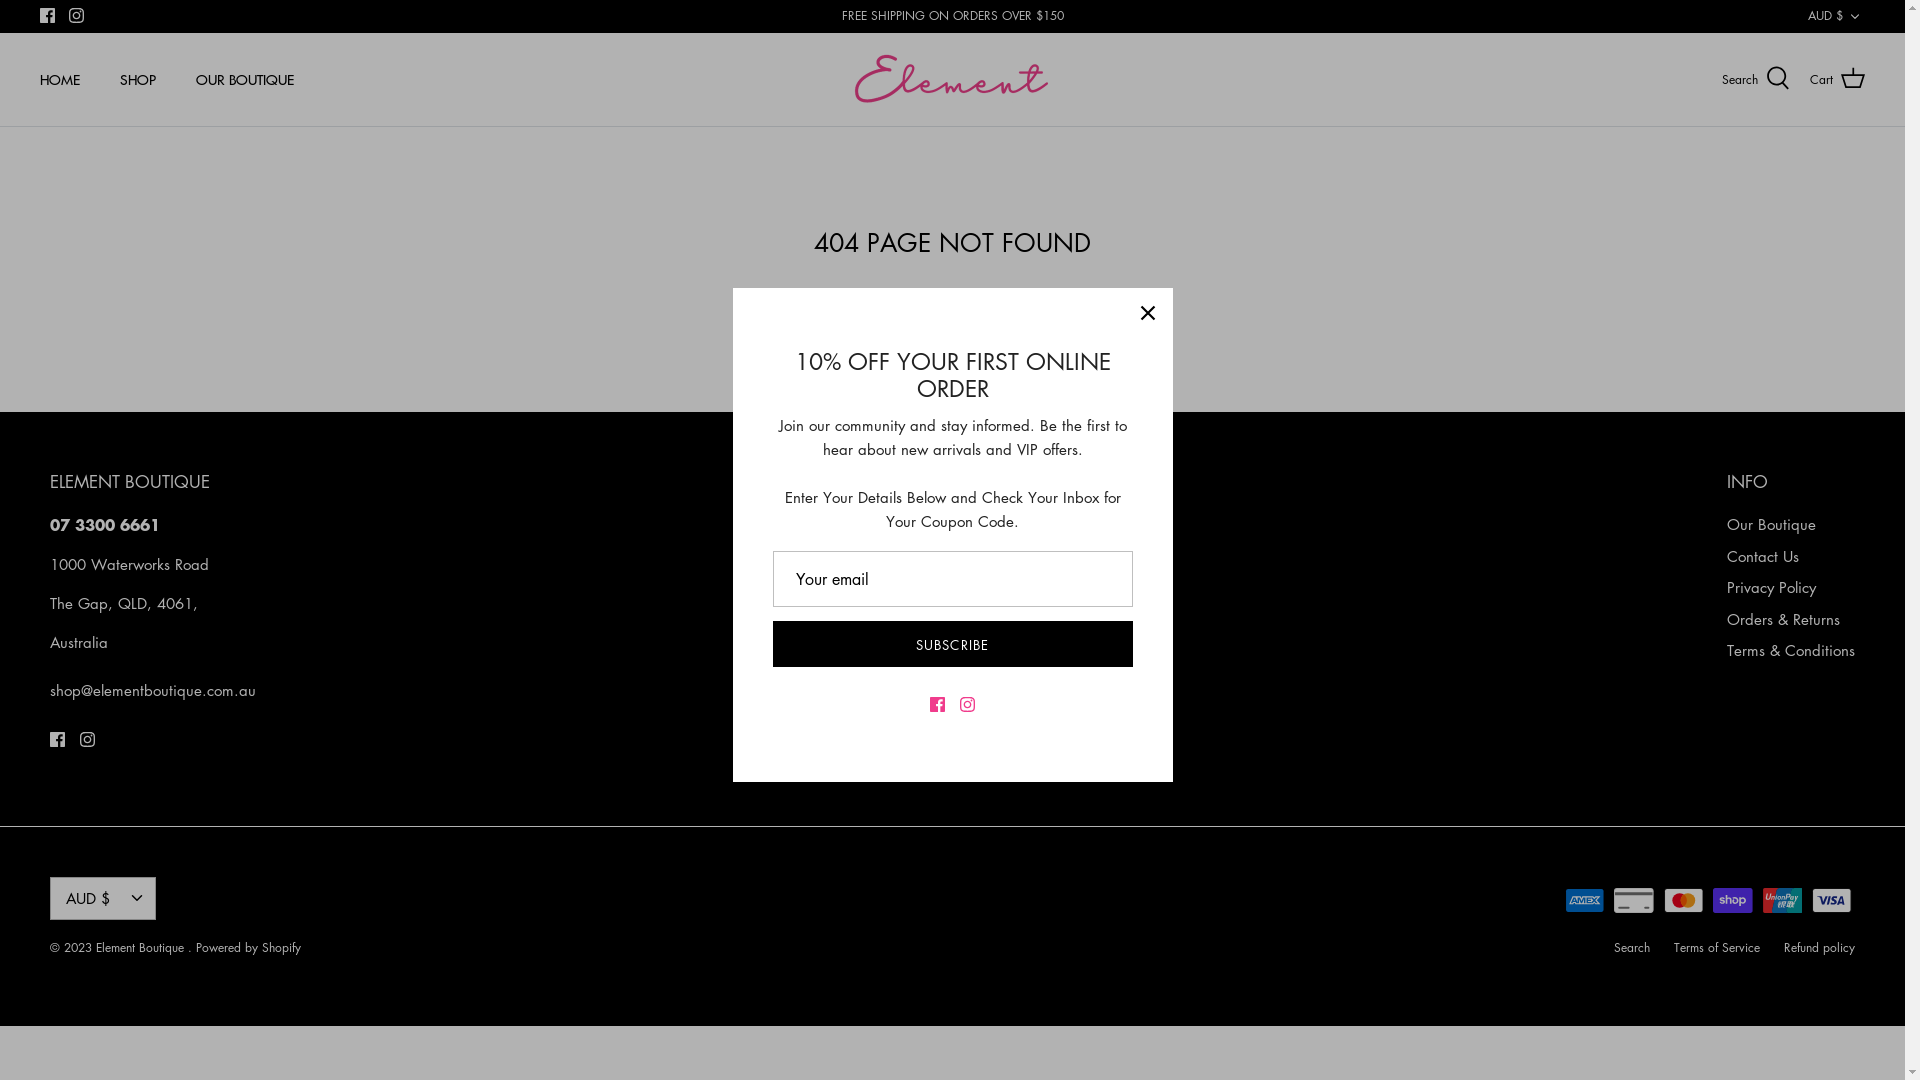 This screenshot has width=1920, height=1080. What do you see at coordinates (152, 689) in the screenshot?
I see `'shop@elementboutique.com.au'` at bounding box center [152, 689].